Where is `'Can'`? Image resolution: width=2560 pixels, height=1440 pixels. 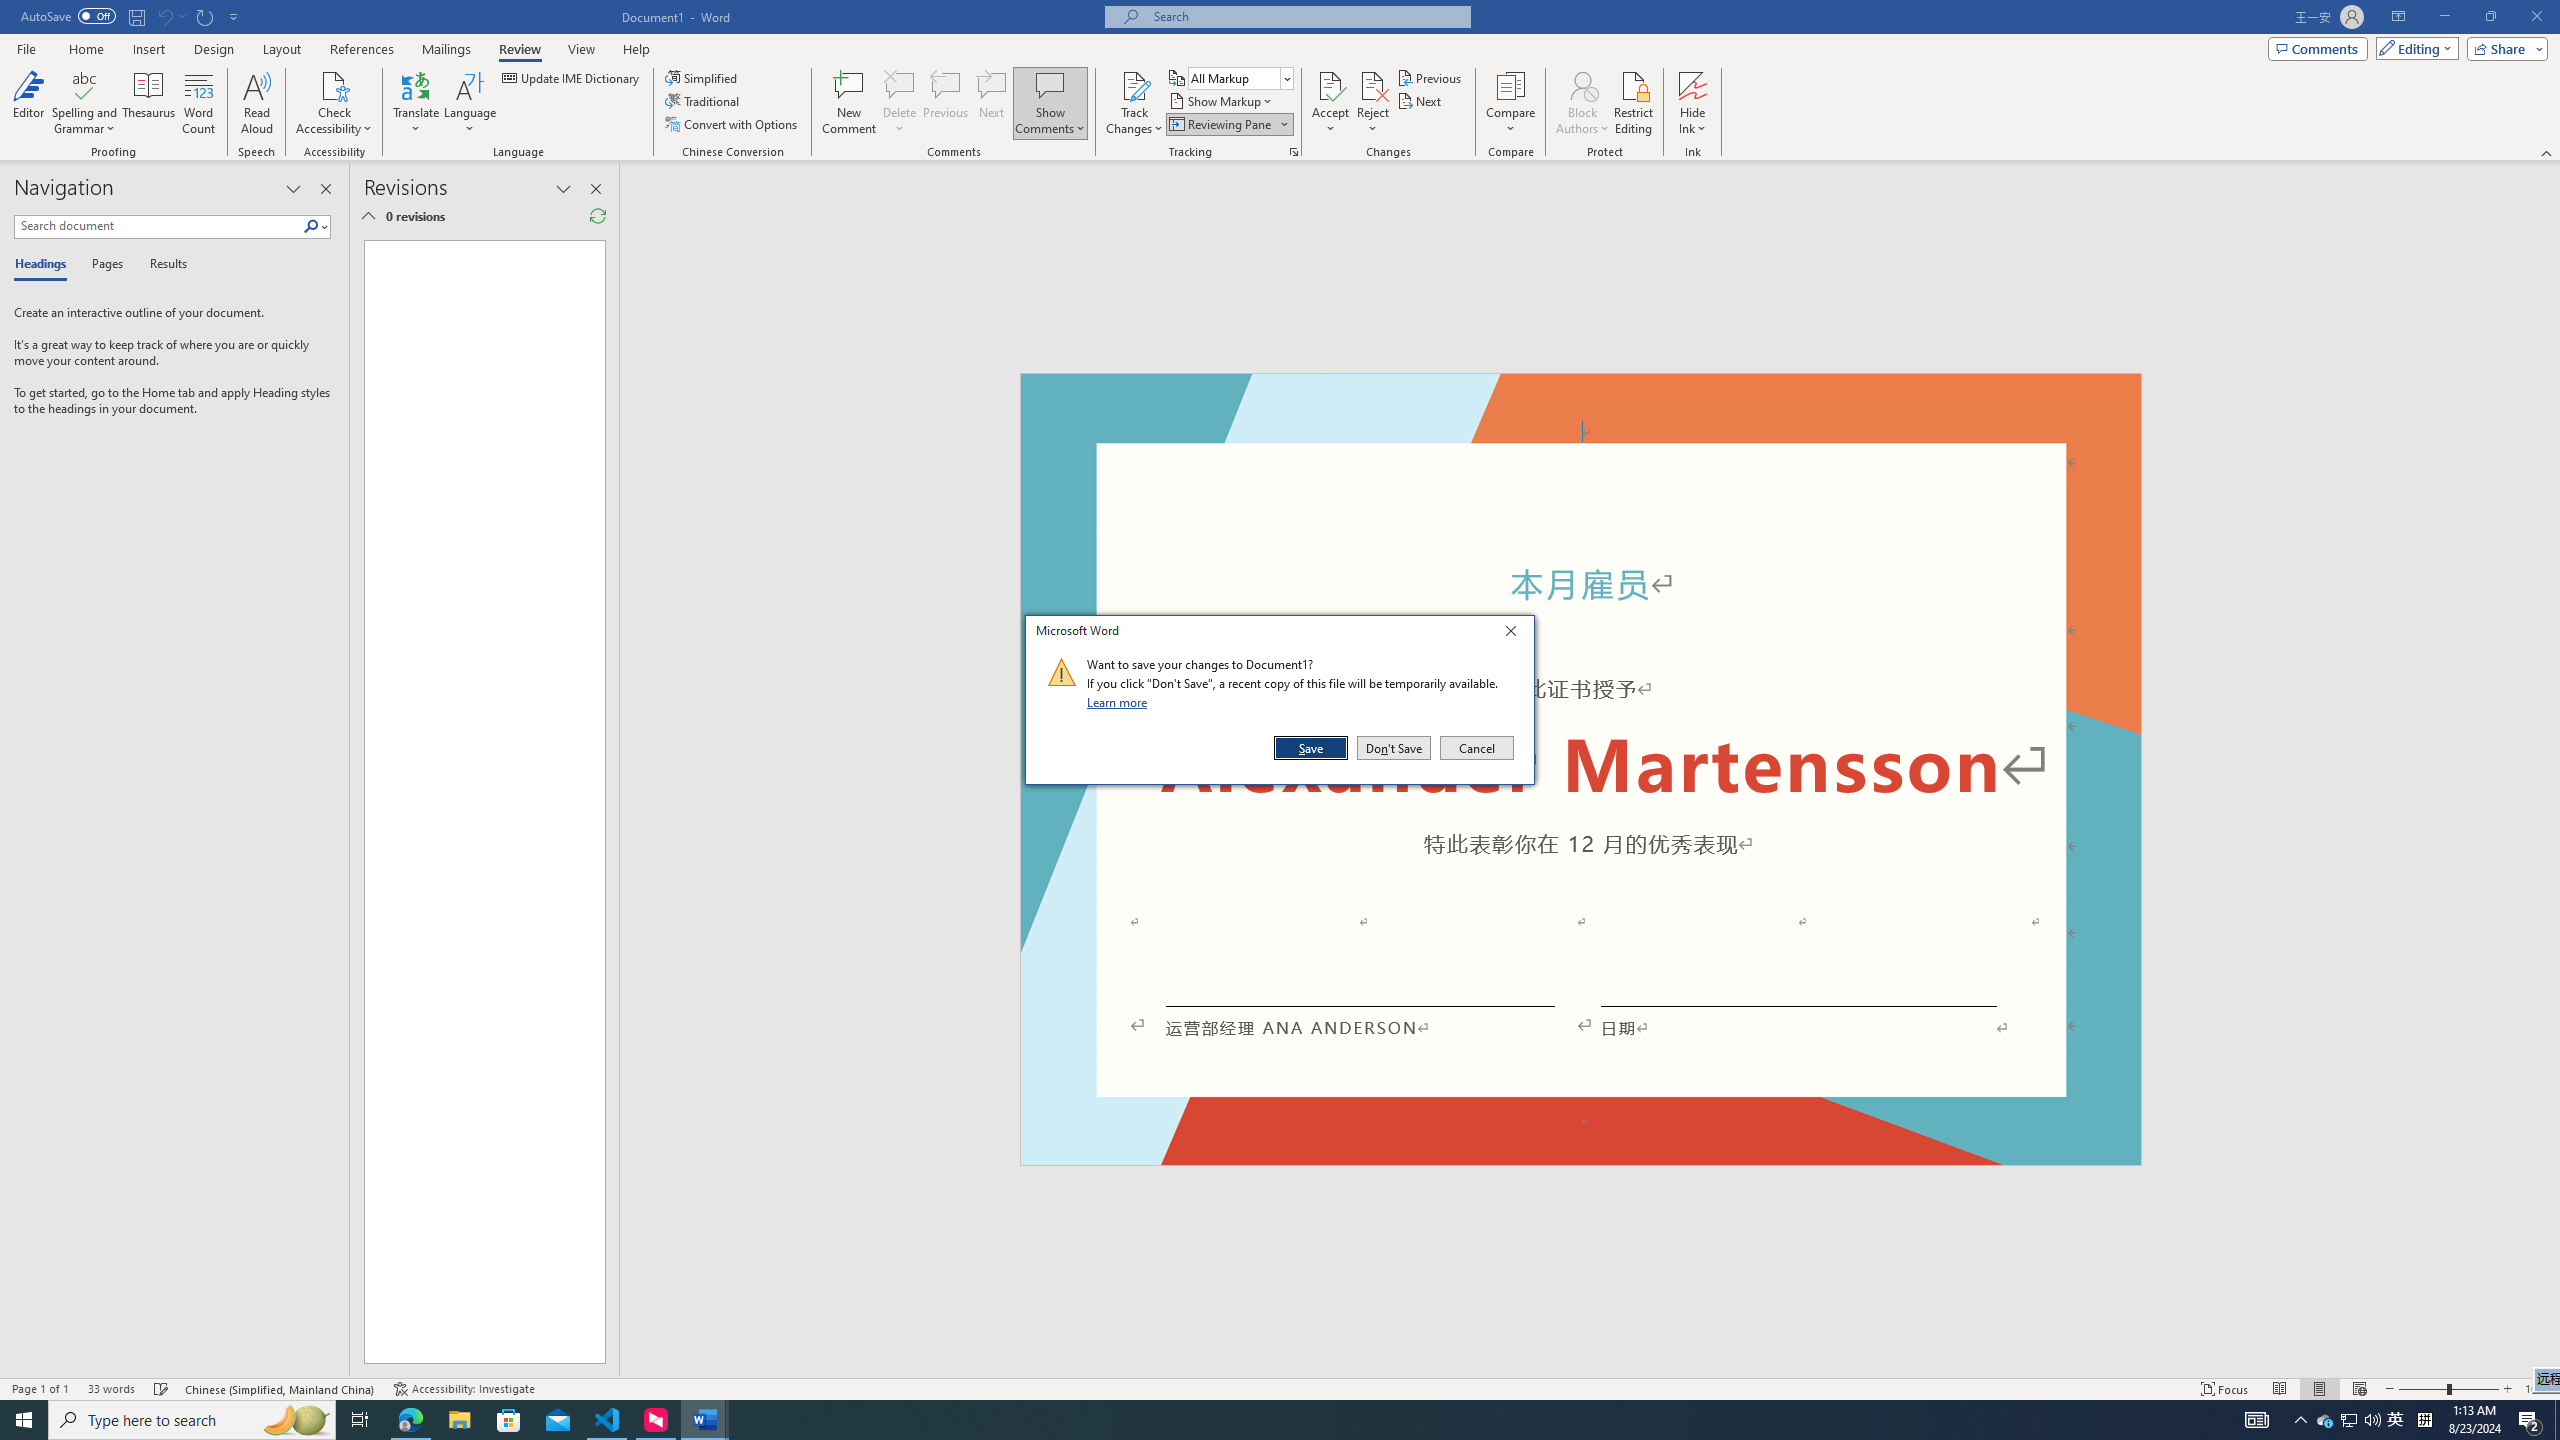
'Can' is located at coordinates (170, 15).